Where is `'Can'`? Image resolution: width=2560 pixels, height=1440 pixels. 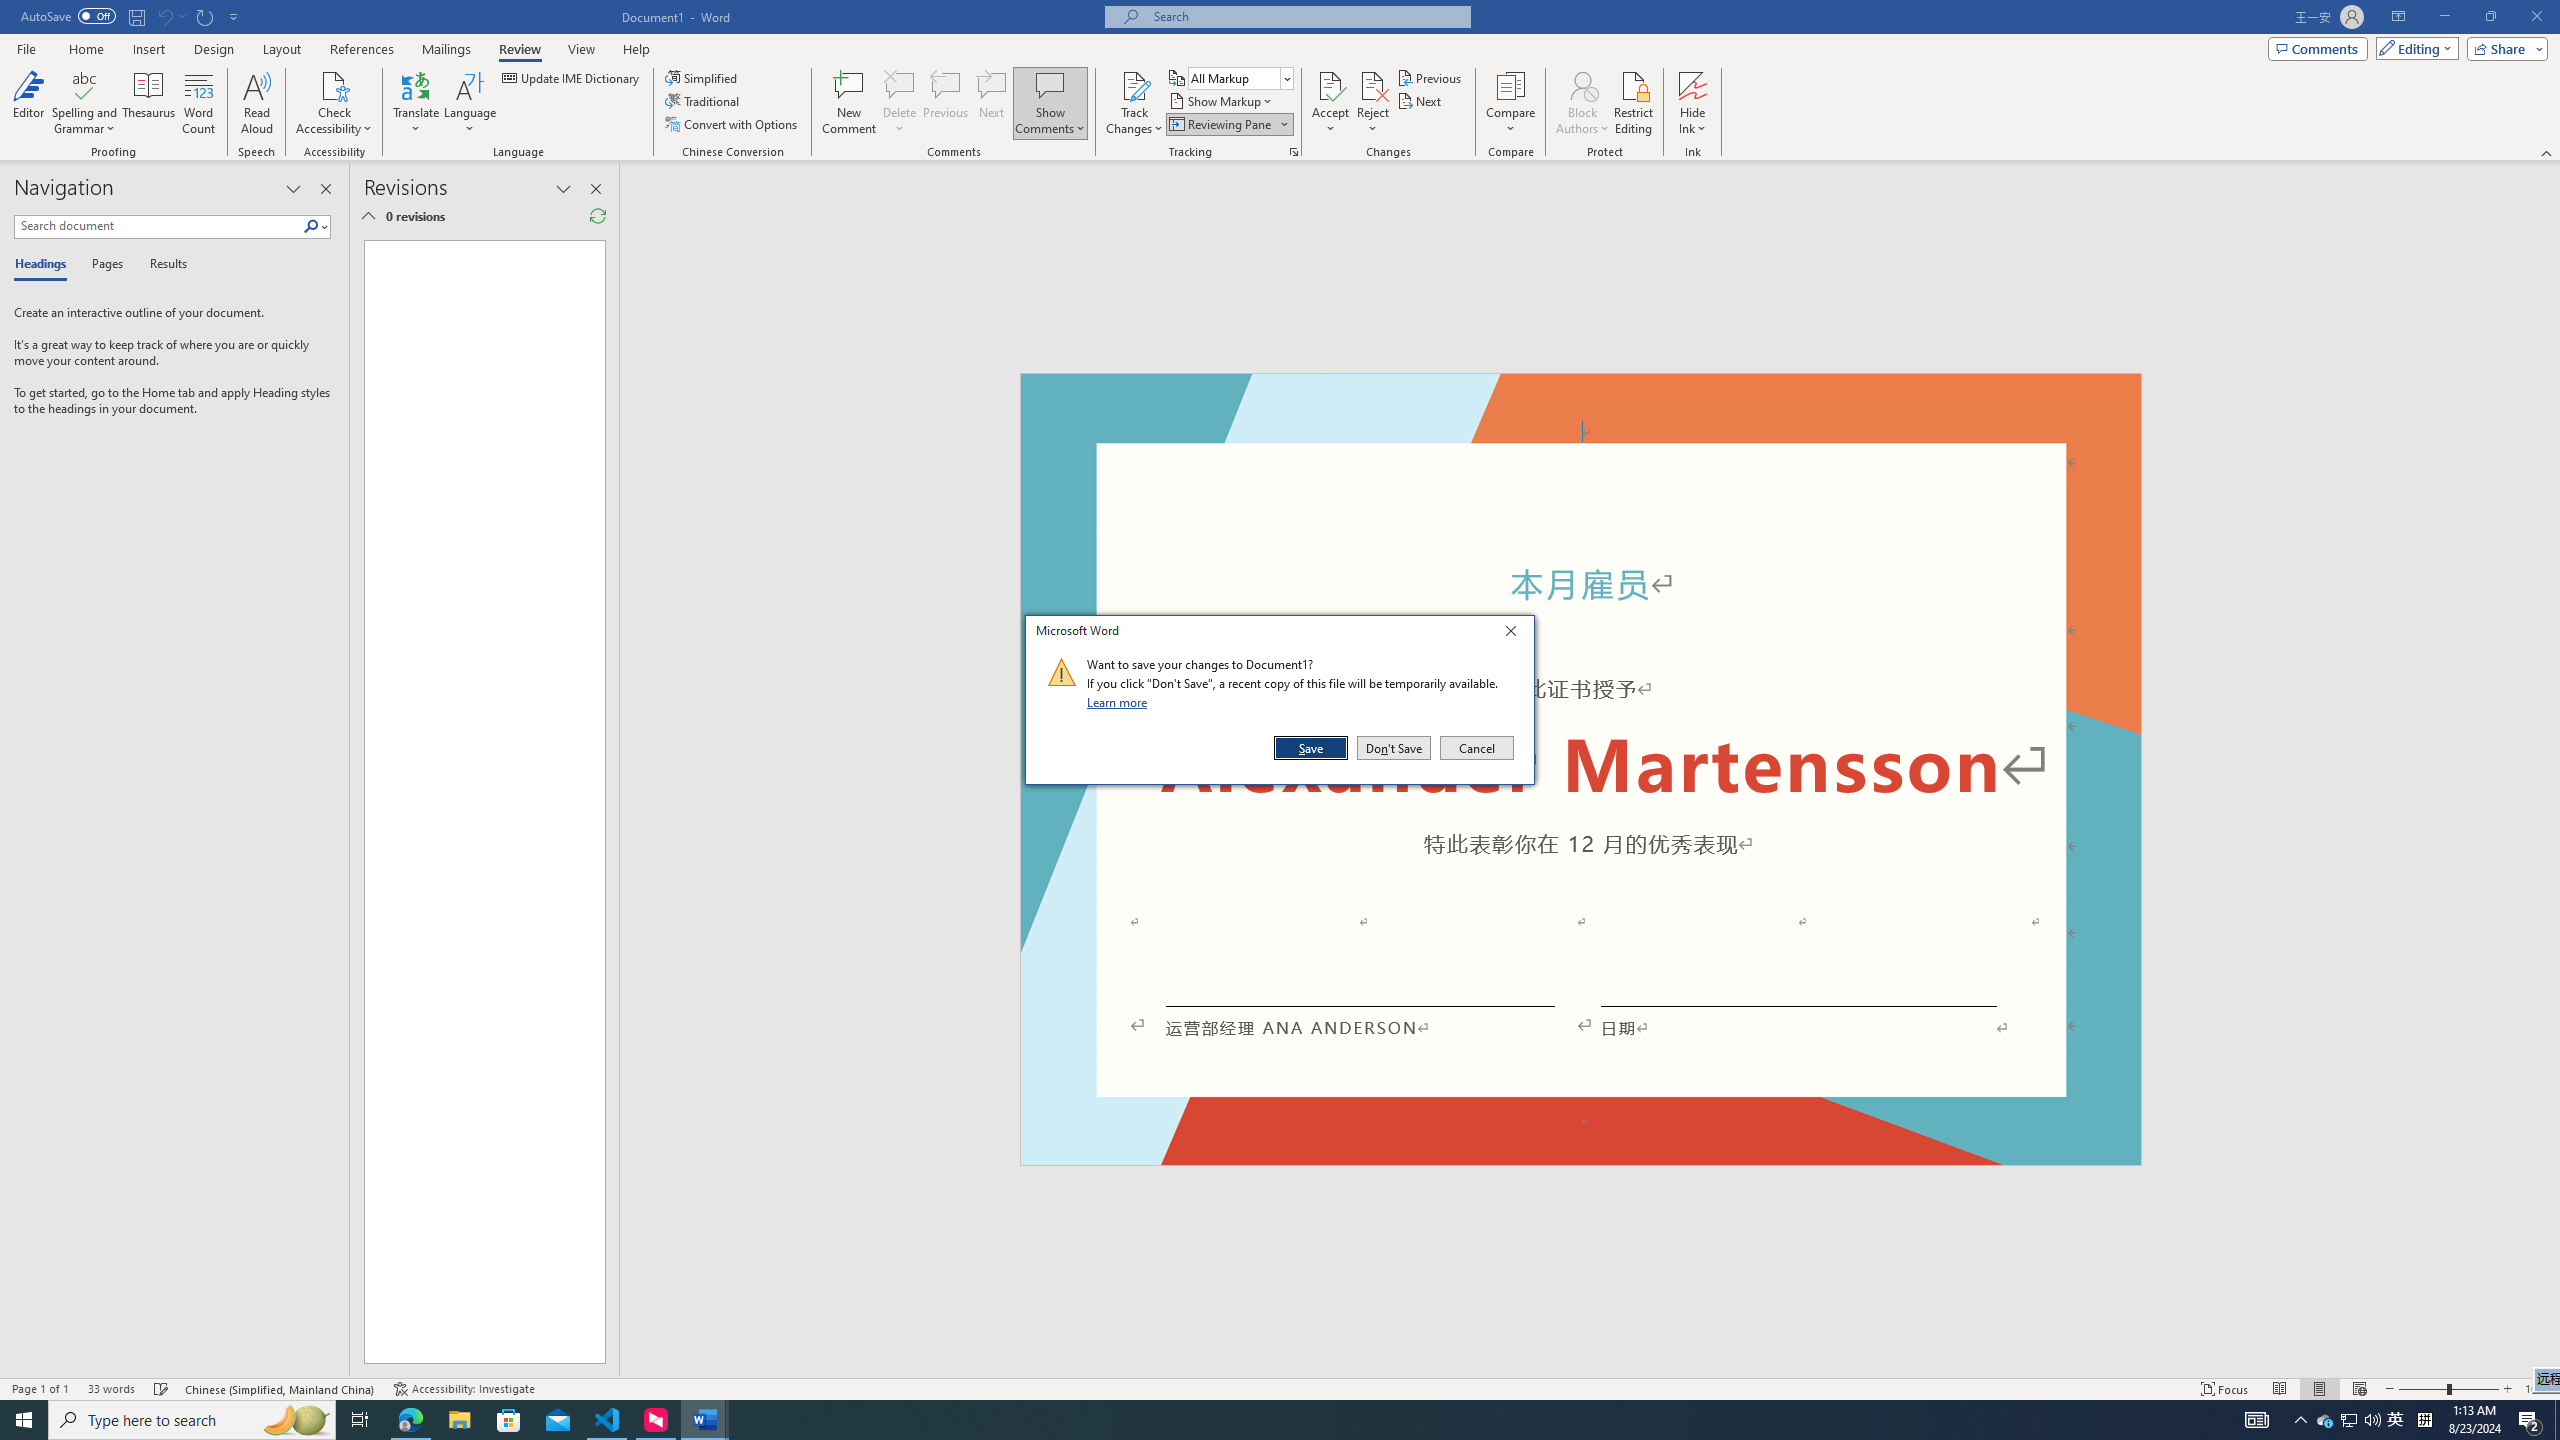
'Can' is located at coordinates (170, 15).